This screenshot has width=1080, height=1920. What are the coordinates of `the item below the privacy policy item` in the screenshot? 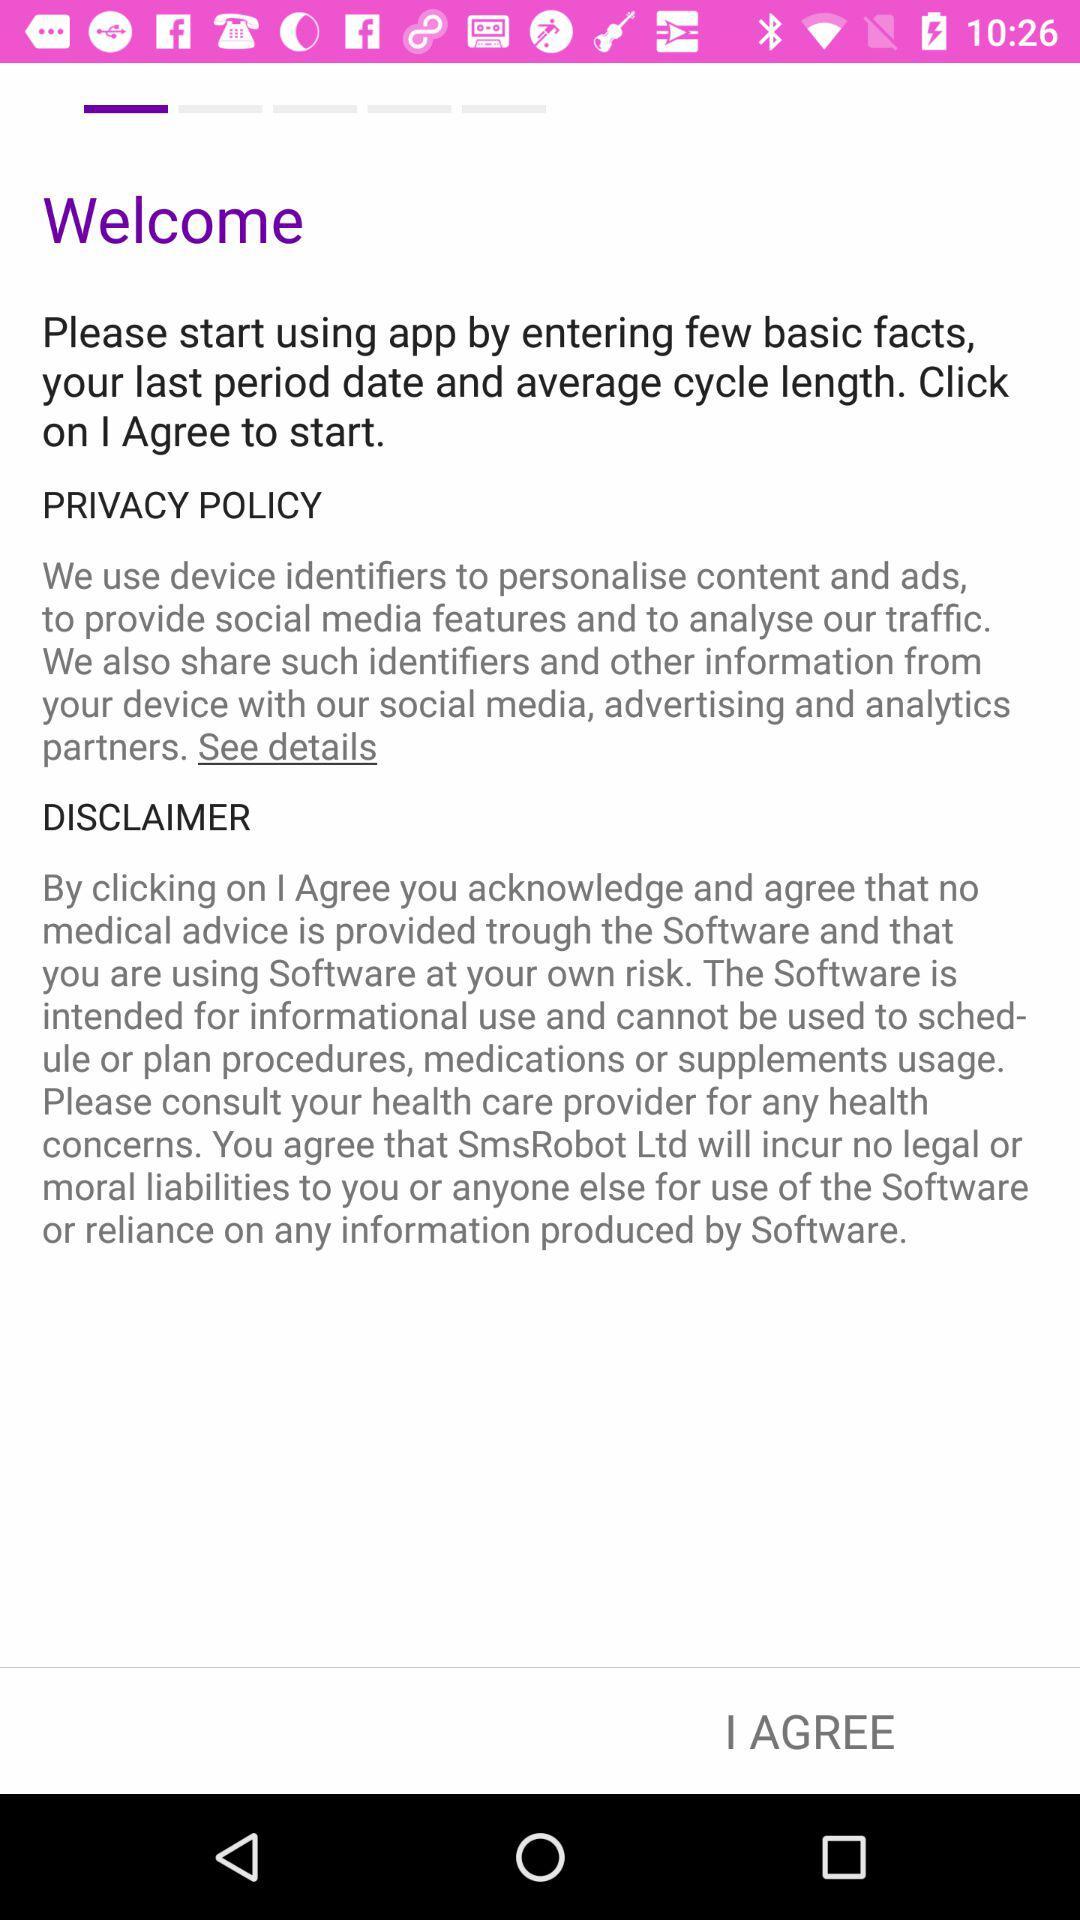 It's located at (540, 660).